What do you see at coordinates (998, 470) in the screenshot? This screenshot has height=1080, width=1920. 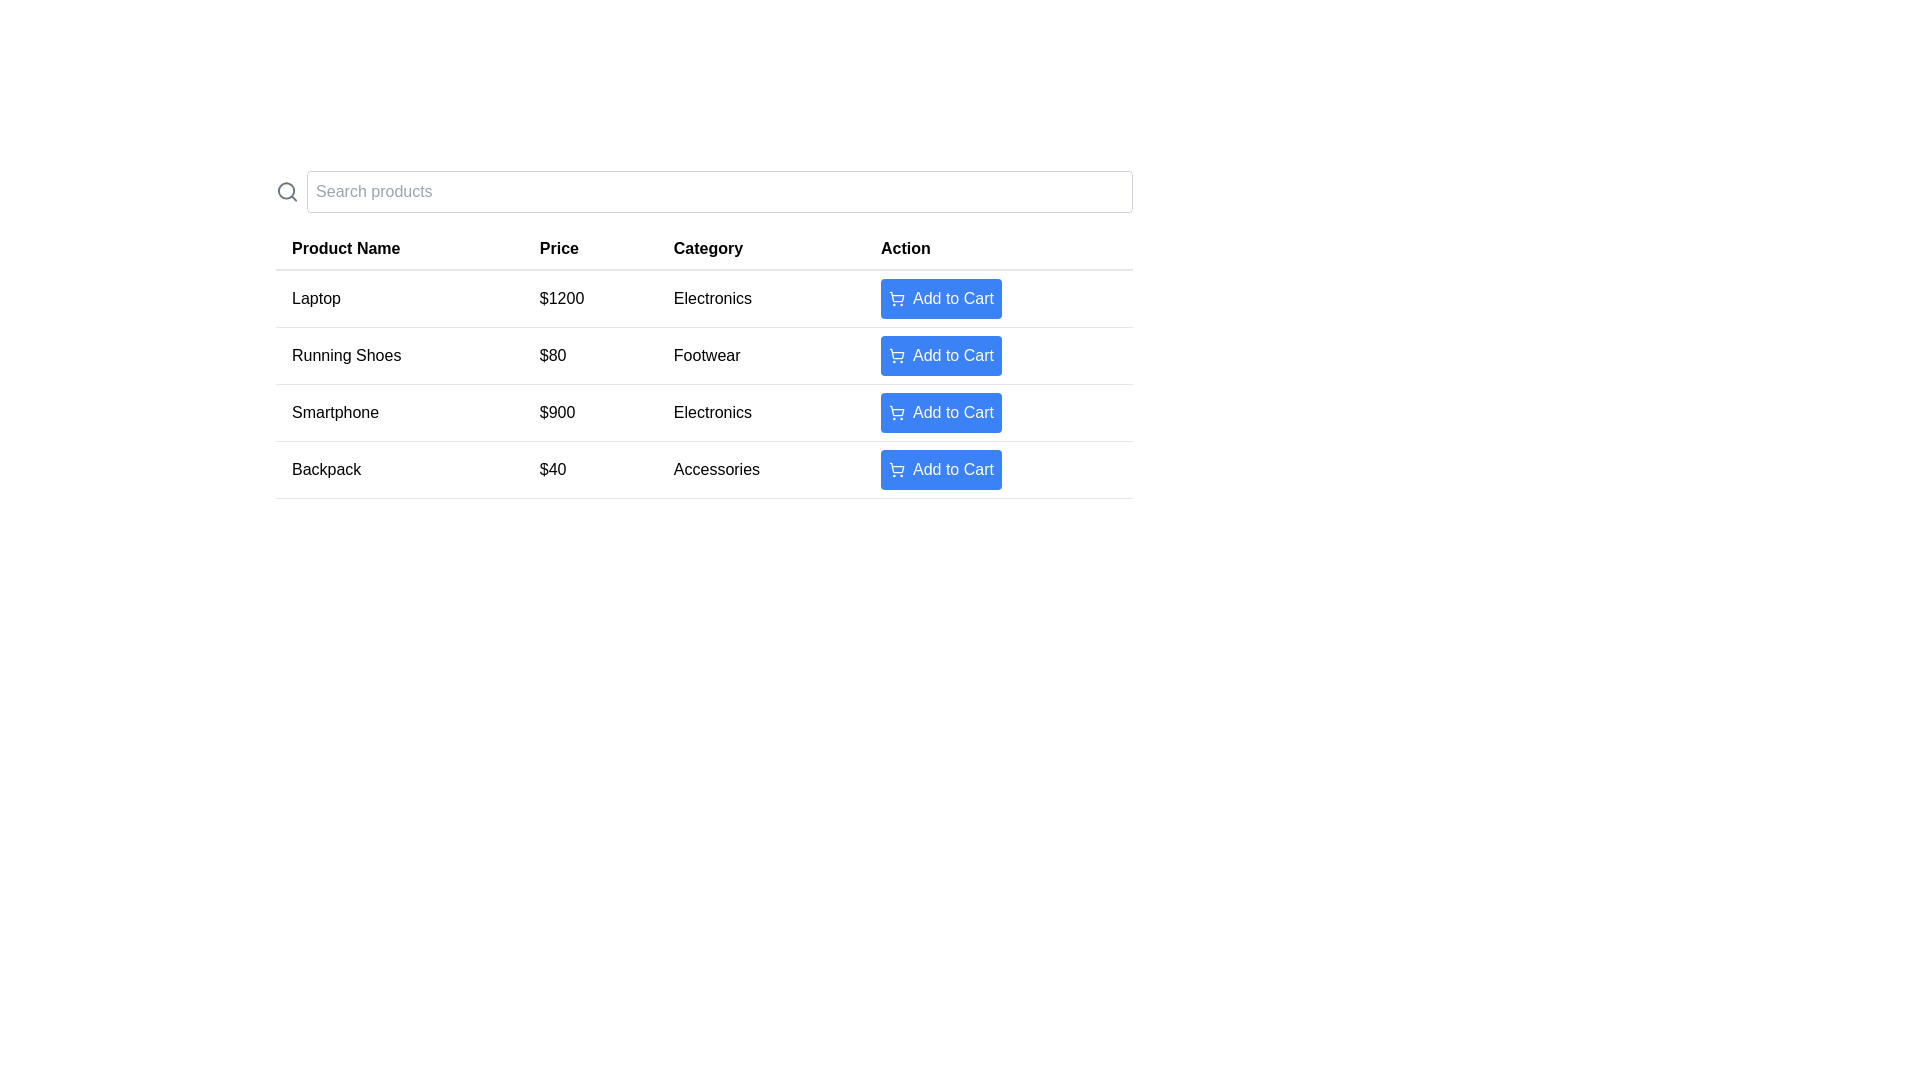 I see `the blue rectangular button labeled 'Add to Cart' located in the last row of the table under the 'Action' column for the backpack product` at bounding box center [998, 470].